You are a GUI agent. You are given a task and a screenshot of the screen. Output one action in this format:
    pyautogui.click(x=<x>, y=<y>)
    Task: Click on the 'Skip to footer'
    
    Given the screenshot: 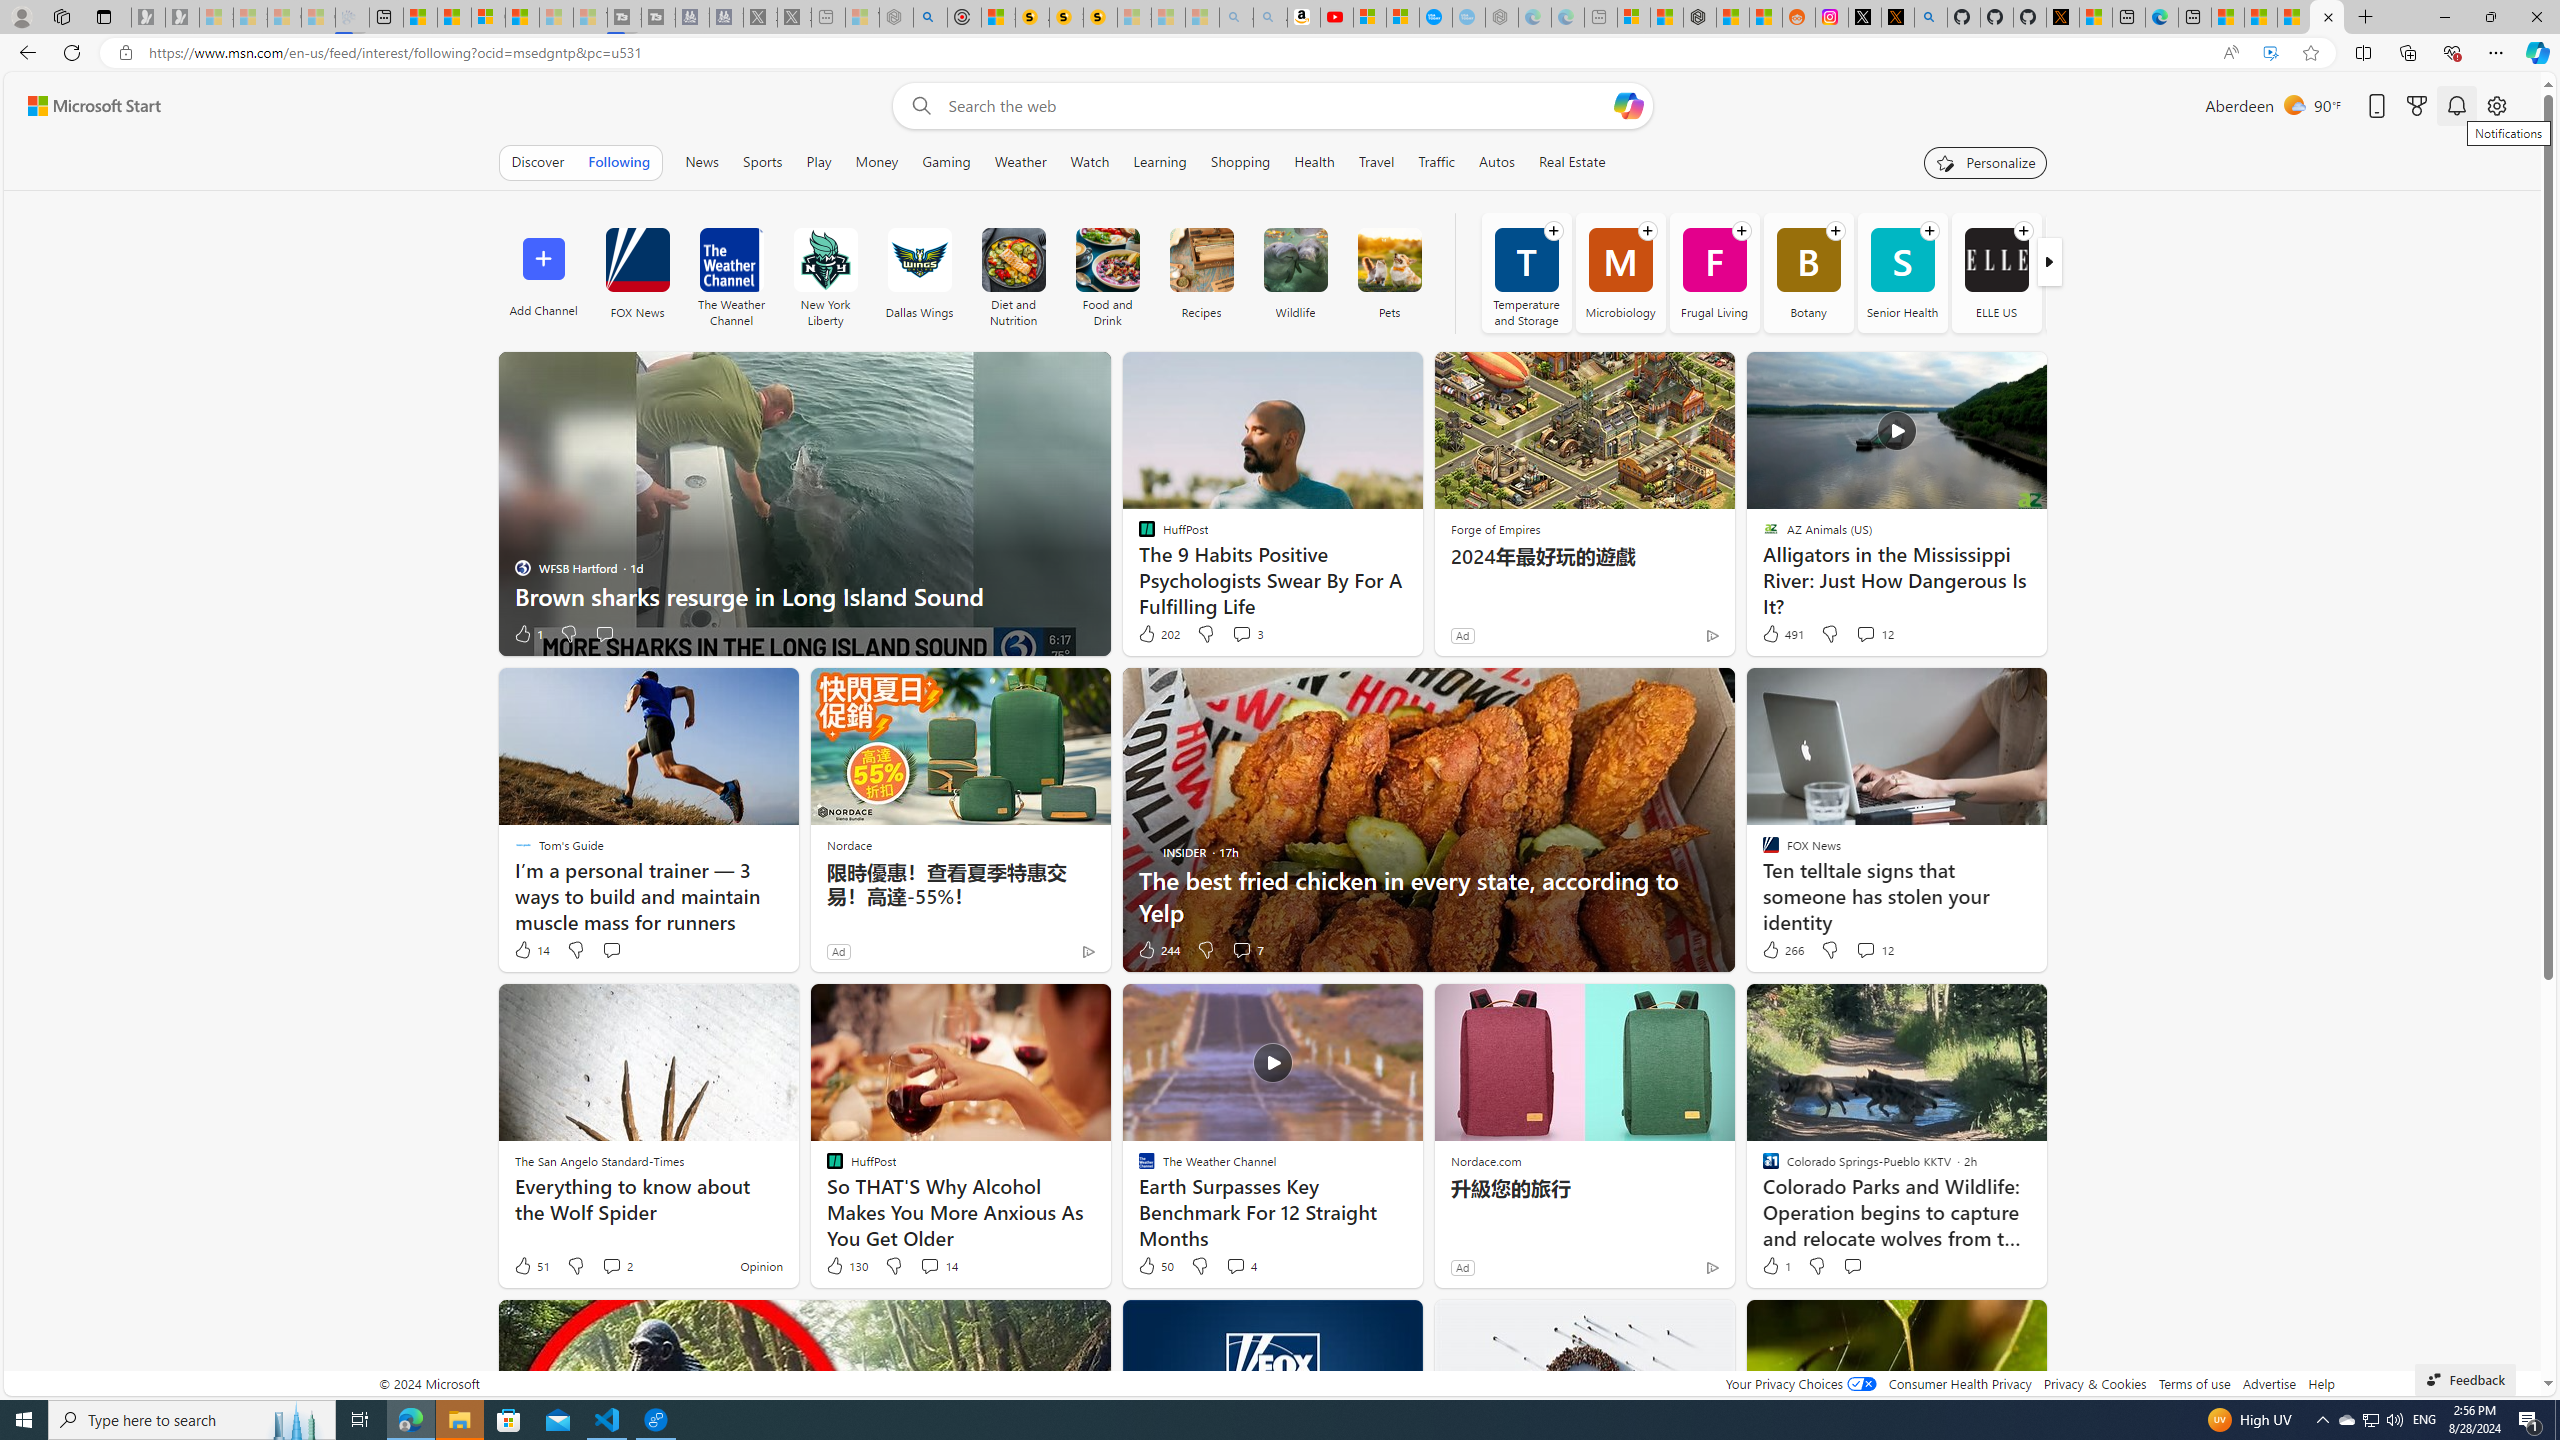 What is the action you would take?
    pyautogui.click(x=81, y=104)
    